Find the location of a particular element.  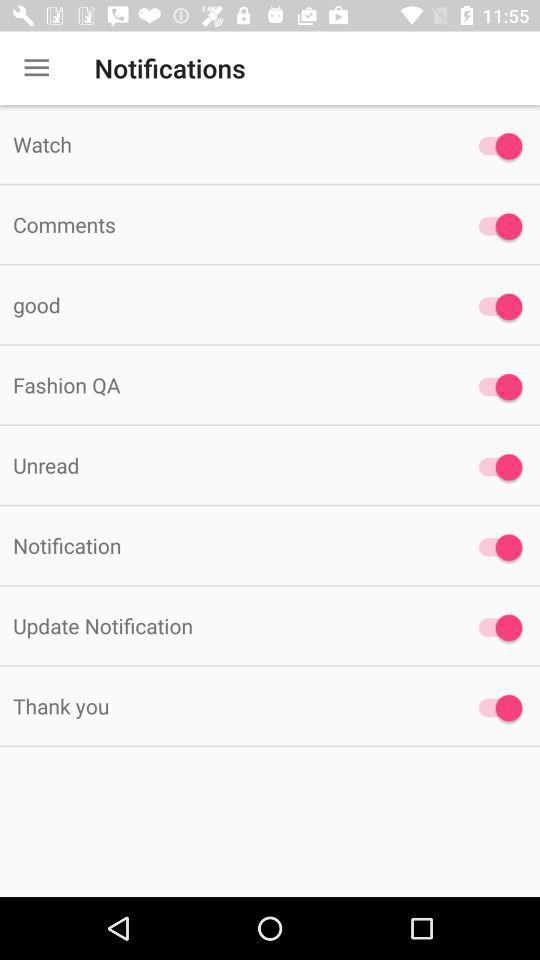

the item below update notification item is located at coordinates (224, 706).